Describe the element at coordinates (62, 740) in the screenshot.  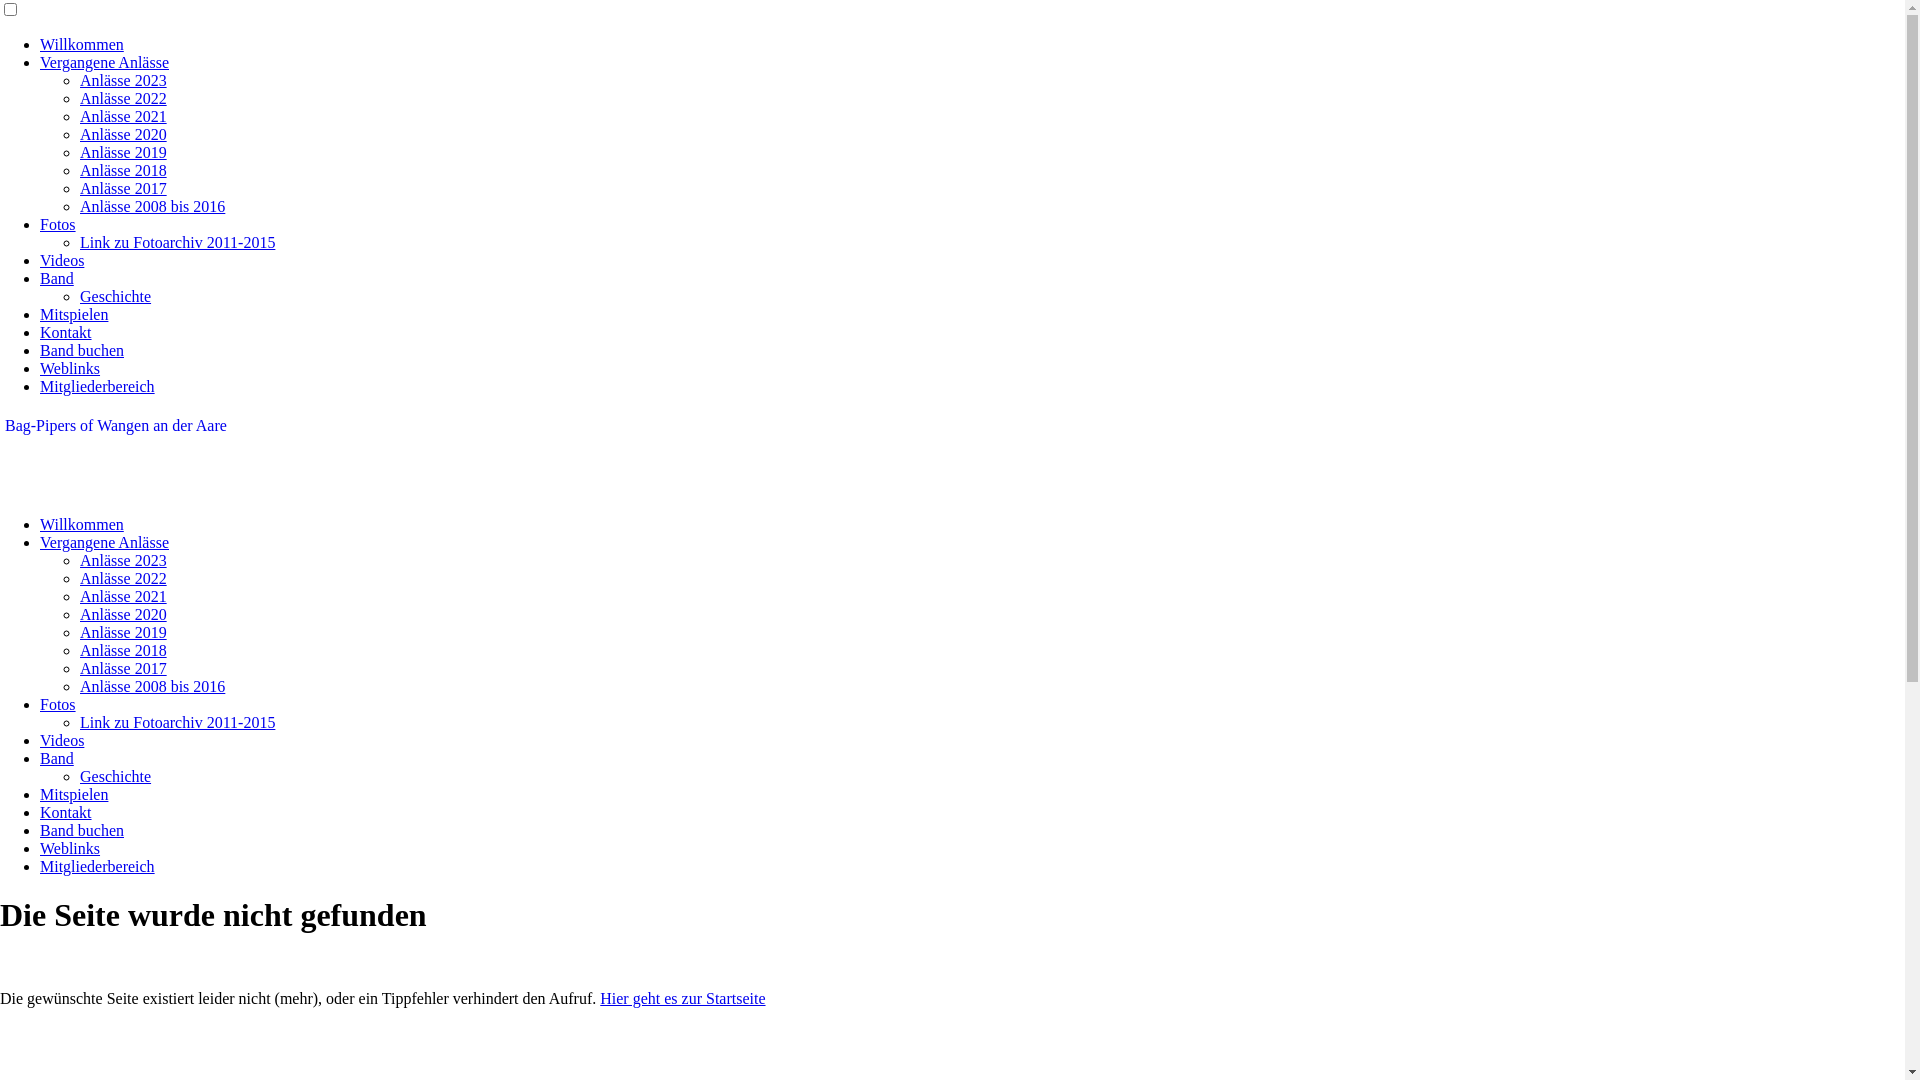
I see `'Videos'` at that location.